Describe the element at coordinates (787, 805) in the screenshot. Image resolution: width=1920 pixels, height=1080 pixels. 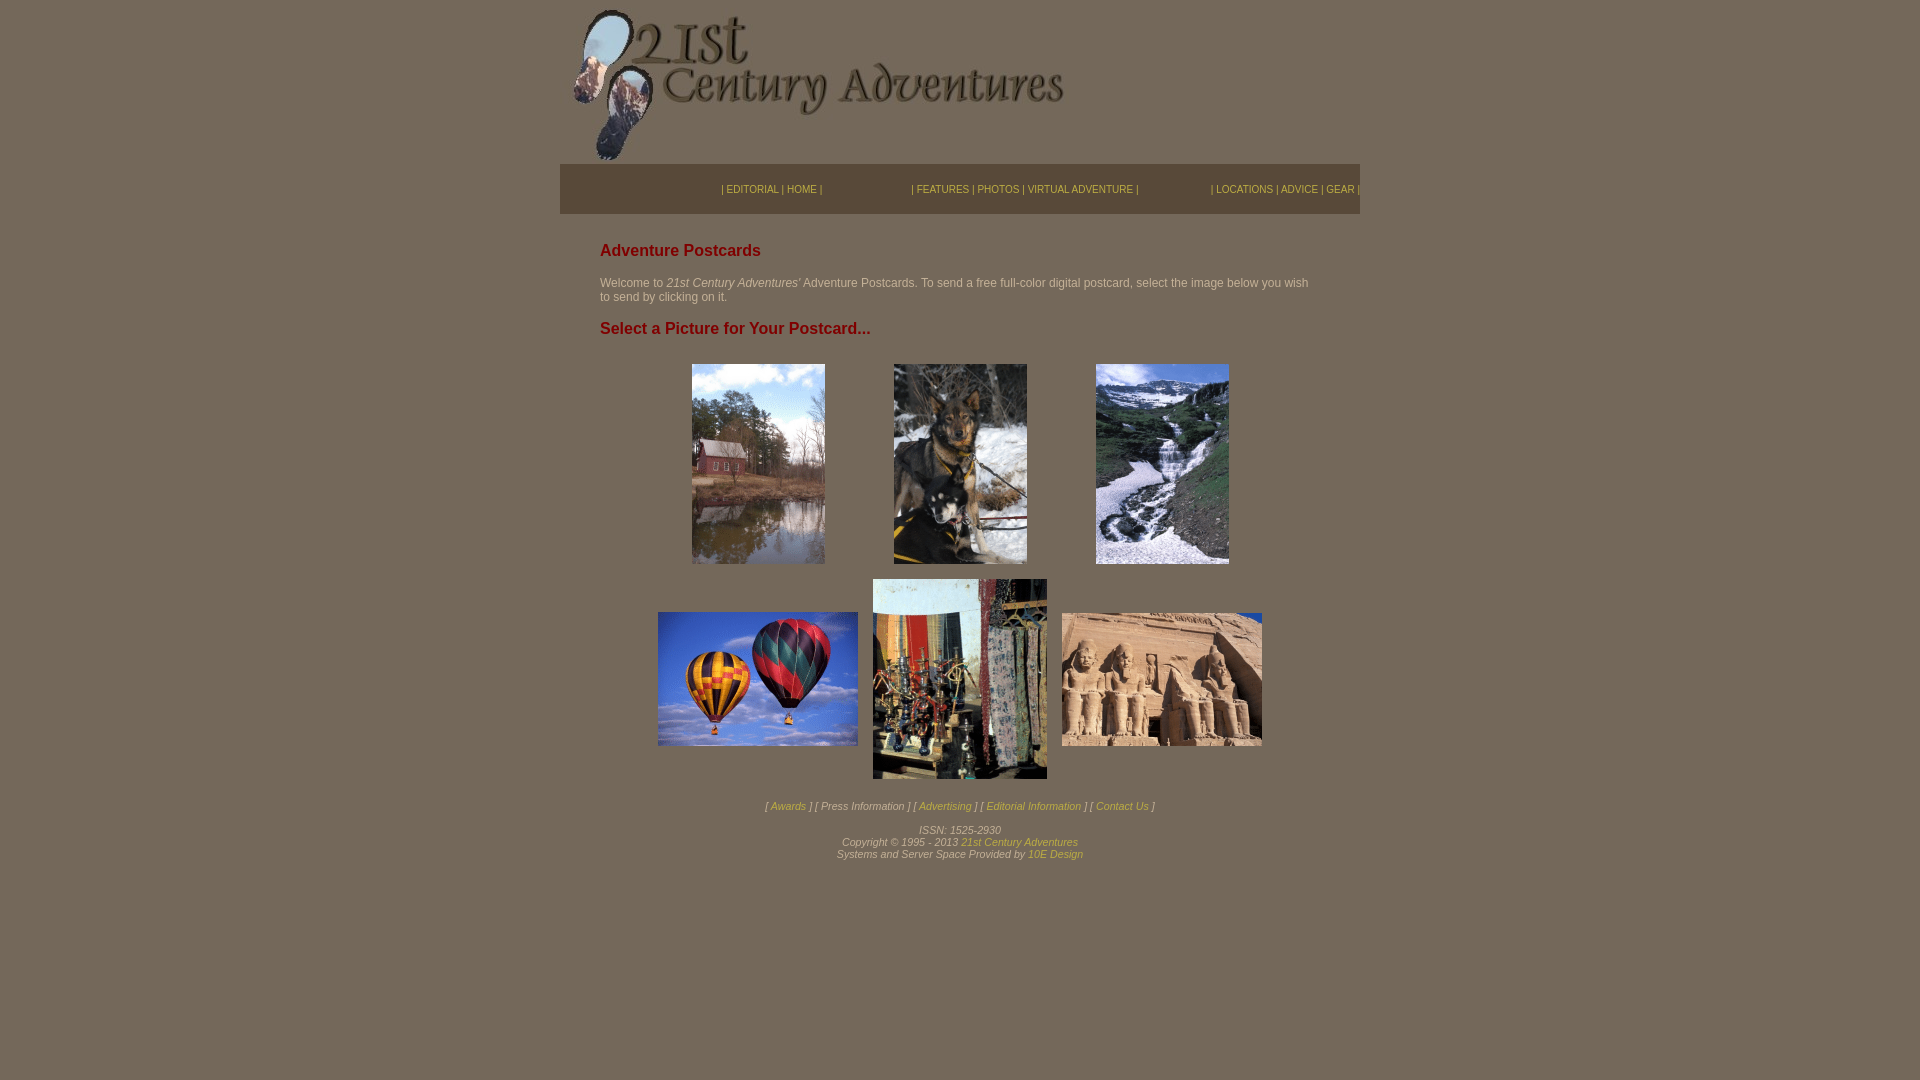
I see `'Awards'` at that location.